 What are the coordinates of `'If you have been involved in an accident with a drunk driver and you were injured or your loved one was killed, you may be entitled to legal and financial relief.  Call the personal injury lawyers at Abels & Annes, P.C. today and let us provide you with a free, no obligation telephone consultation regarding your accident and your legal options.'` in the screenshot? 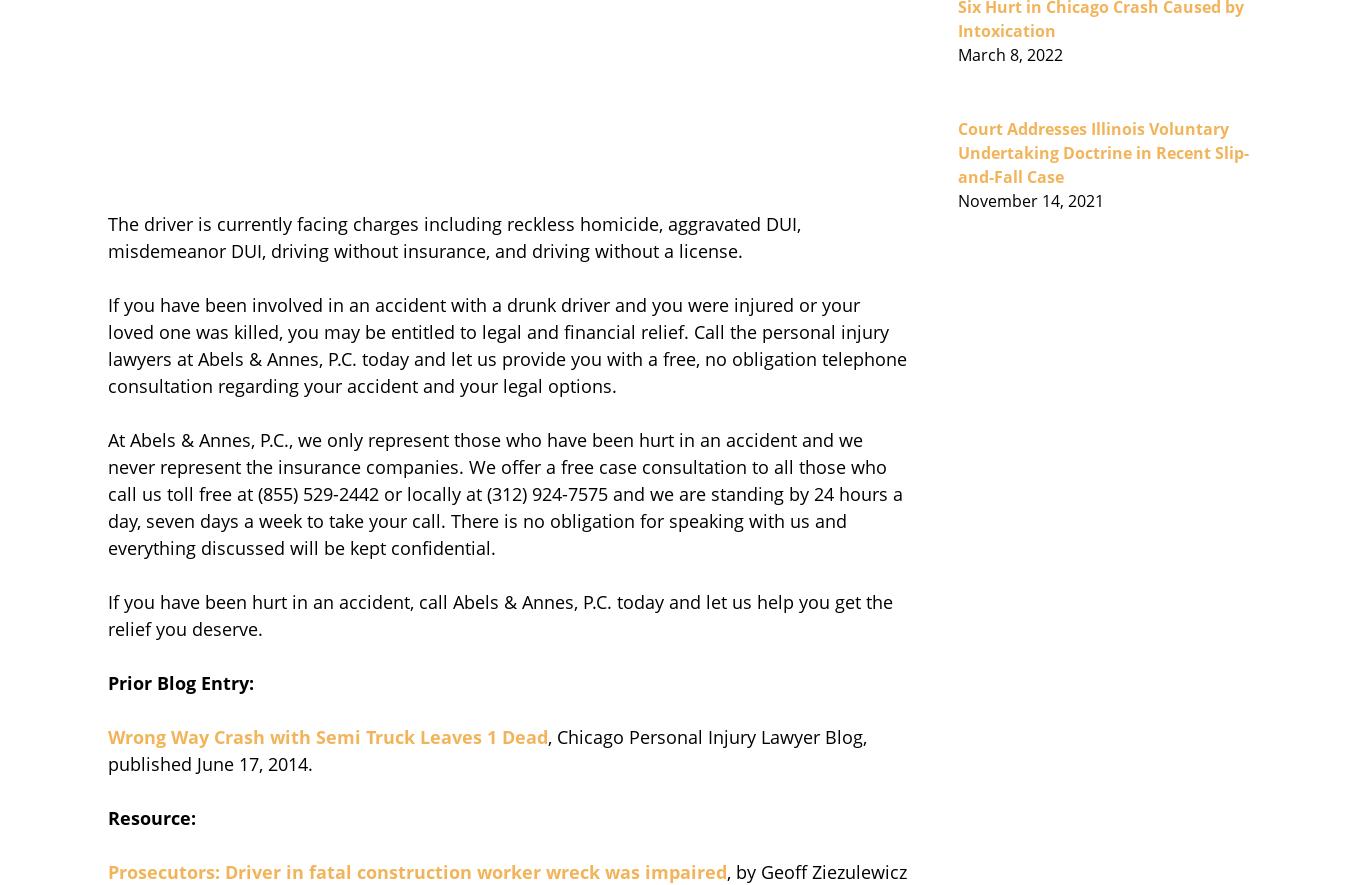 It's located at (507, 345).